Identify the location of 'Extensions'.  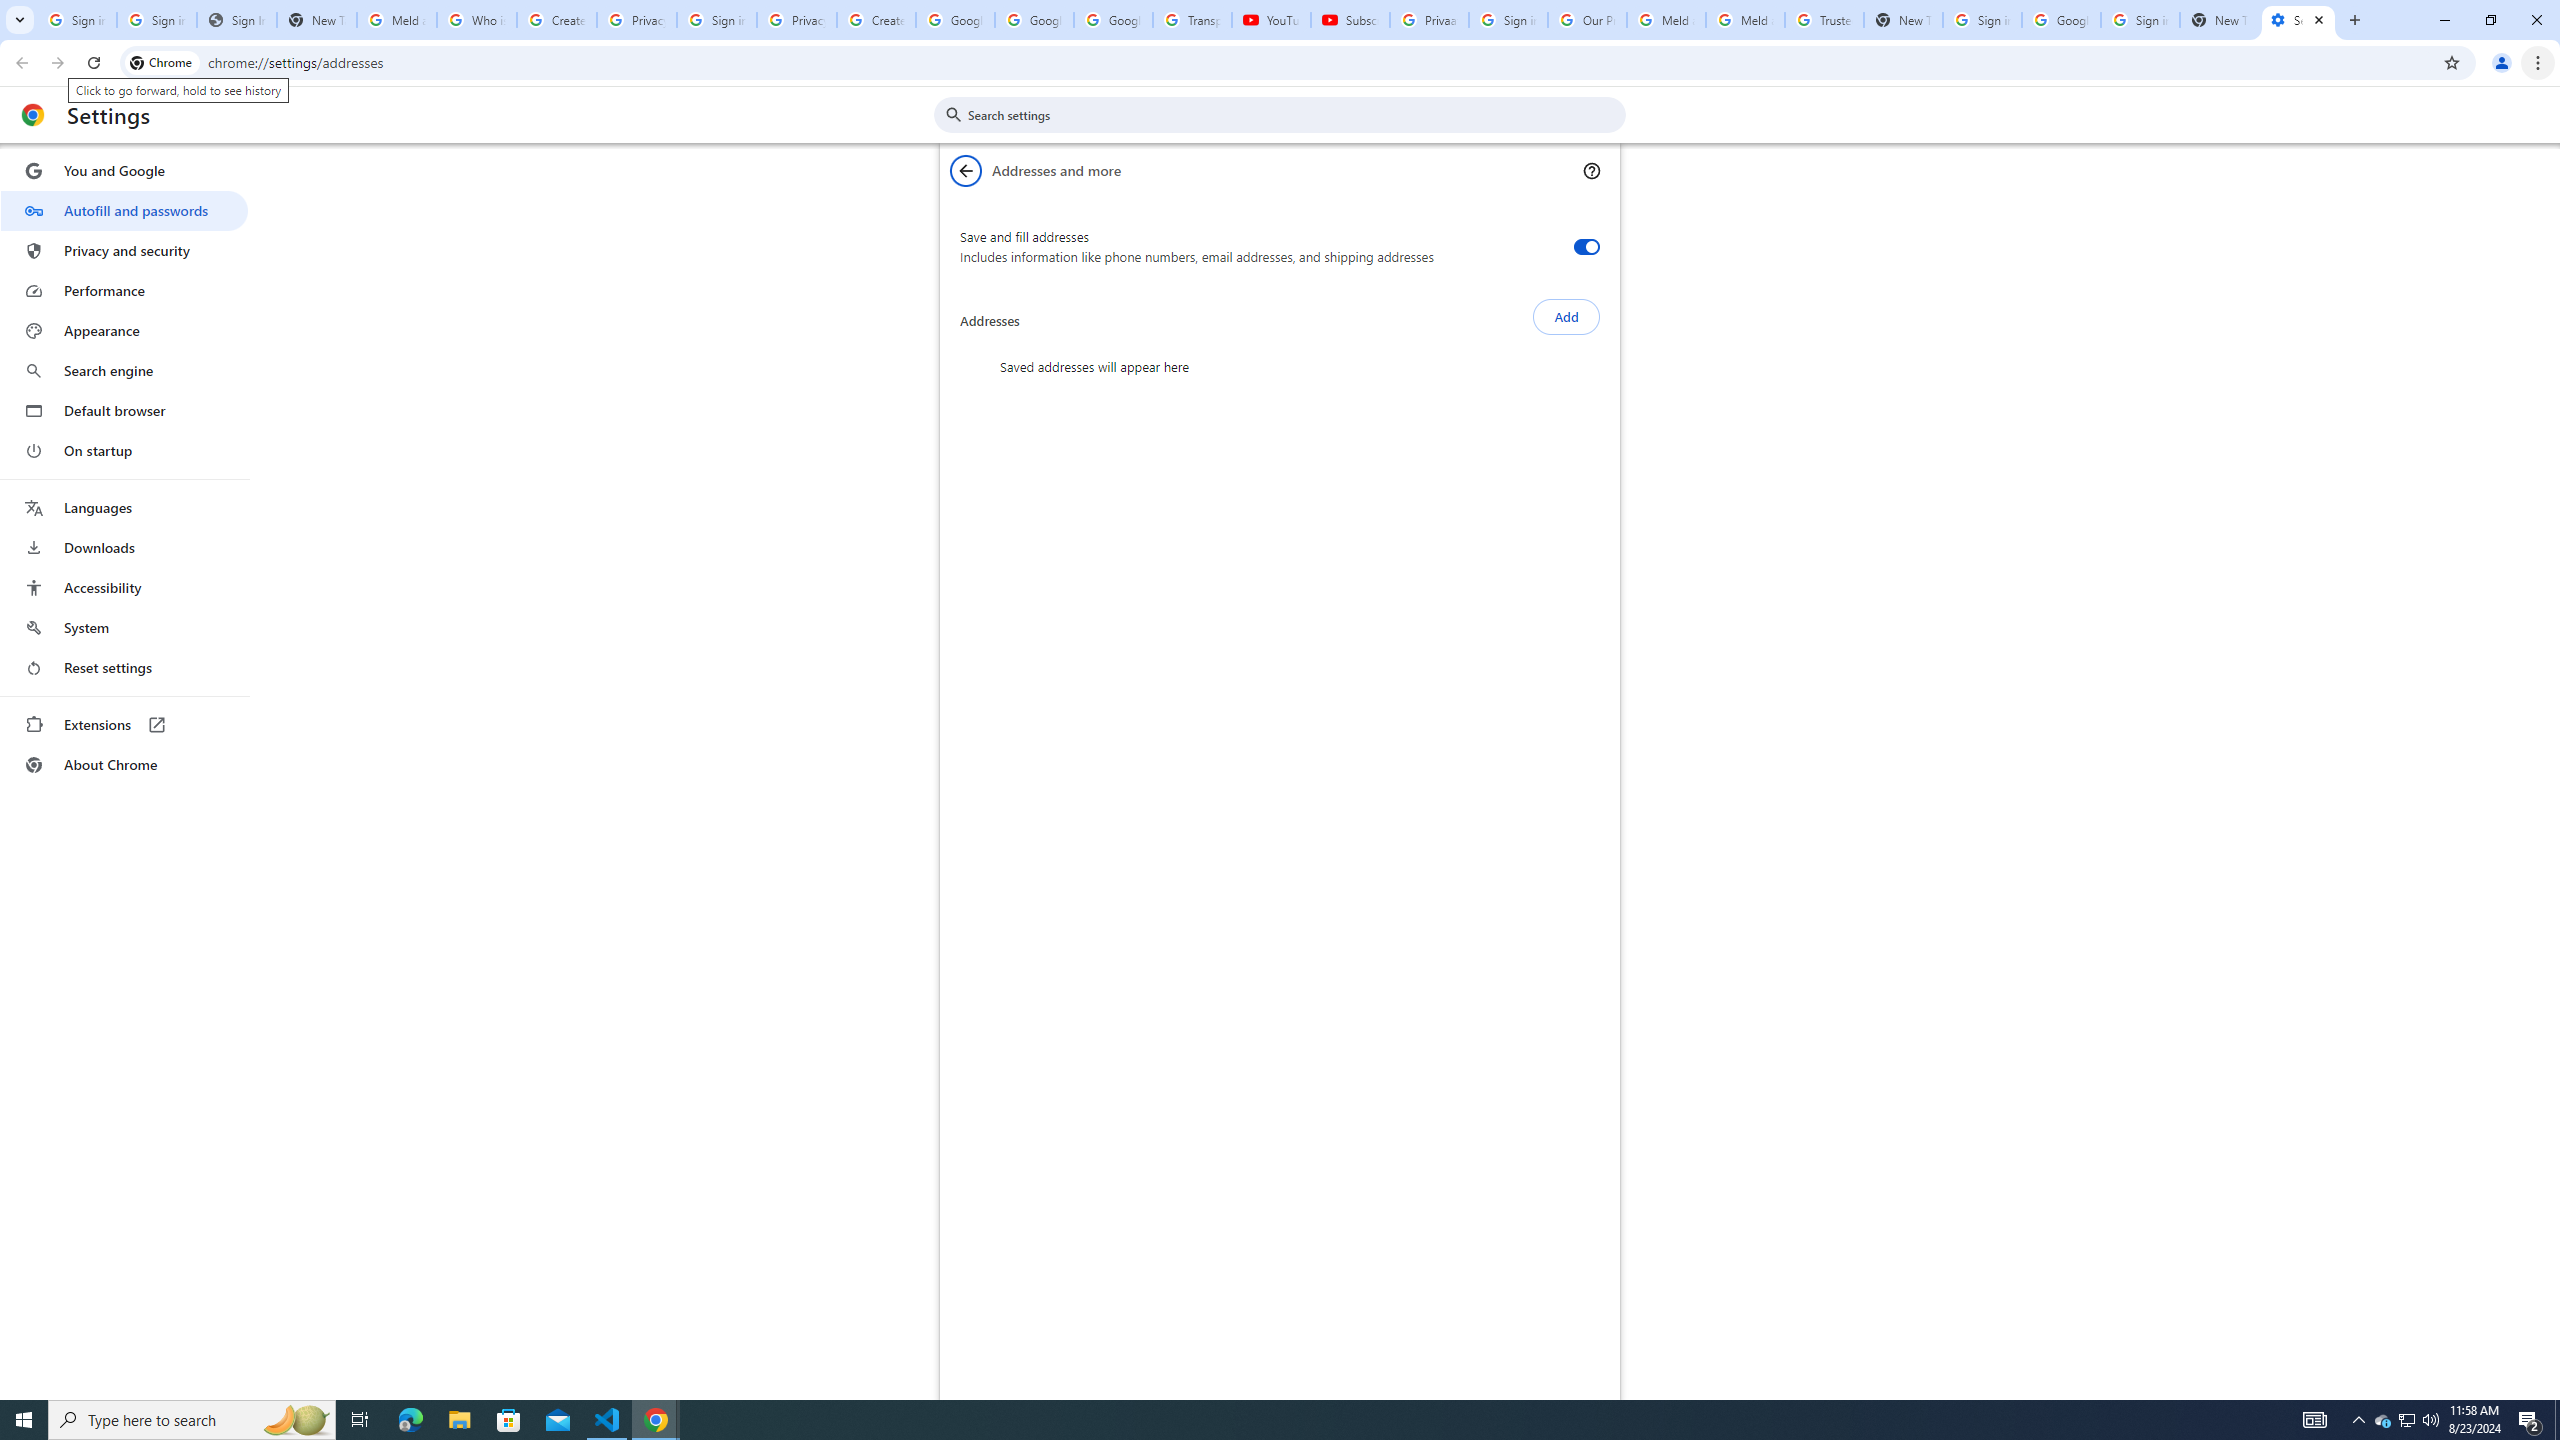
(123, 724).